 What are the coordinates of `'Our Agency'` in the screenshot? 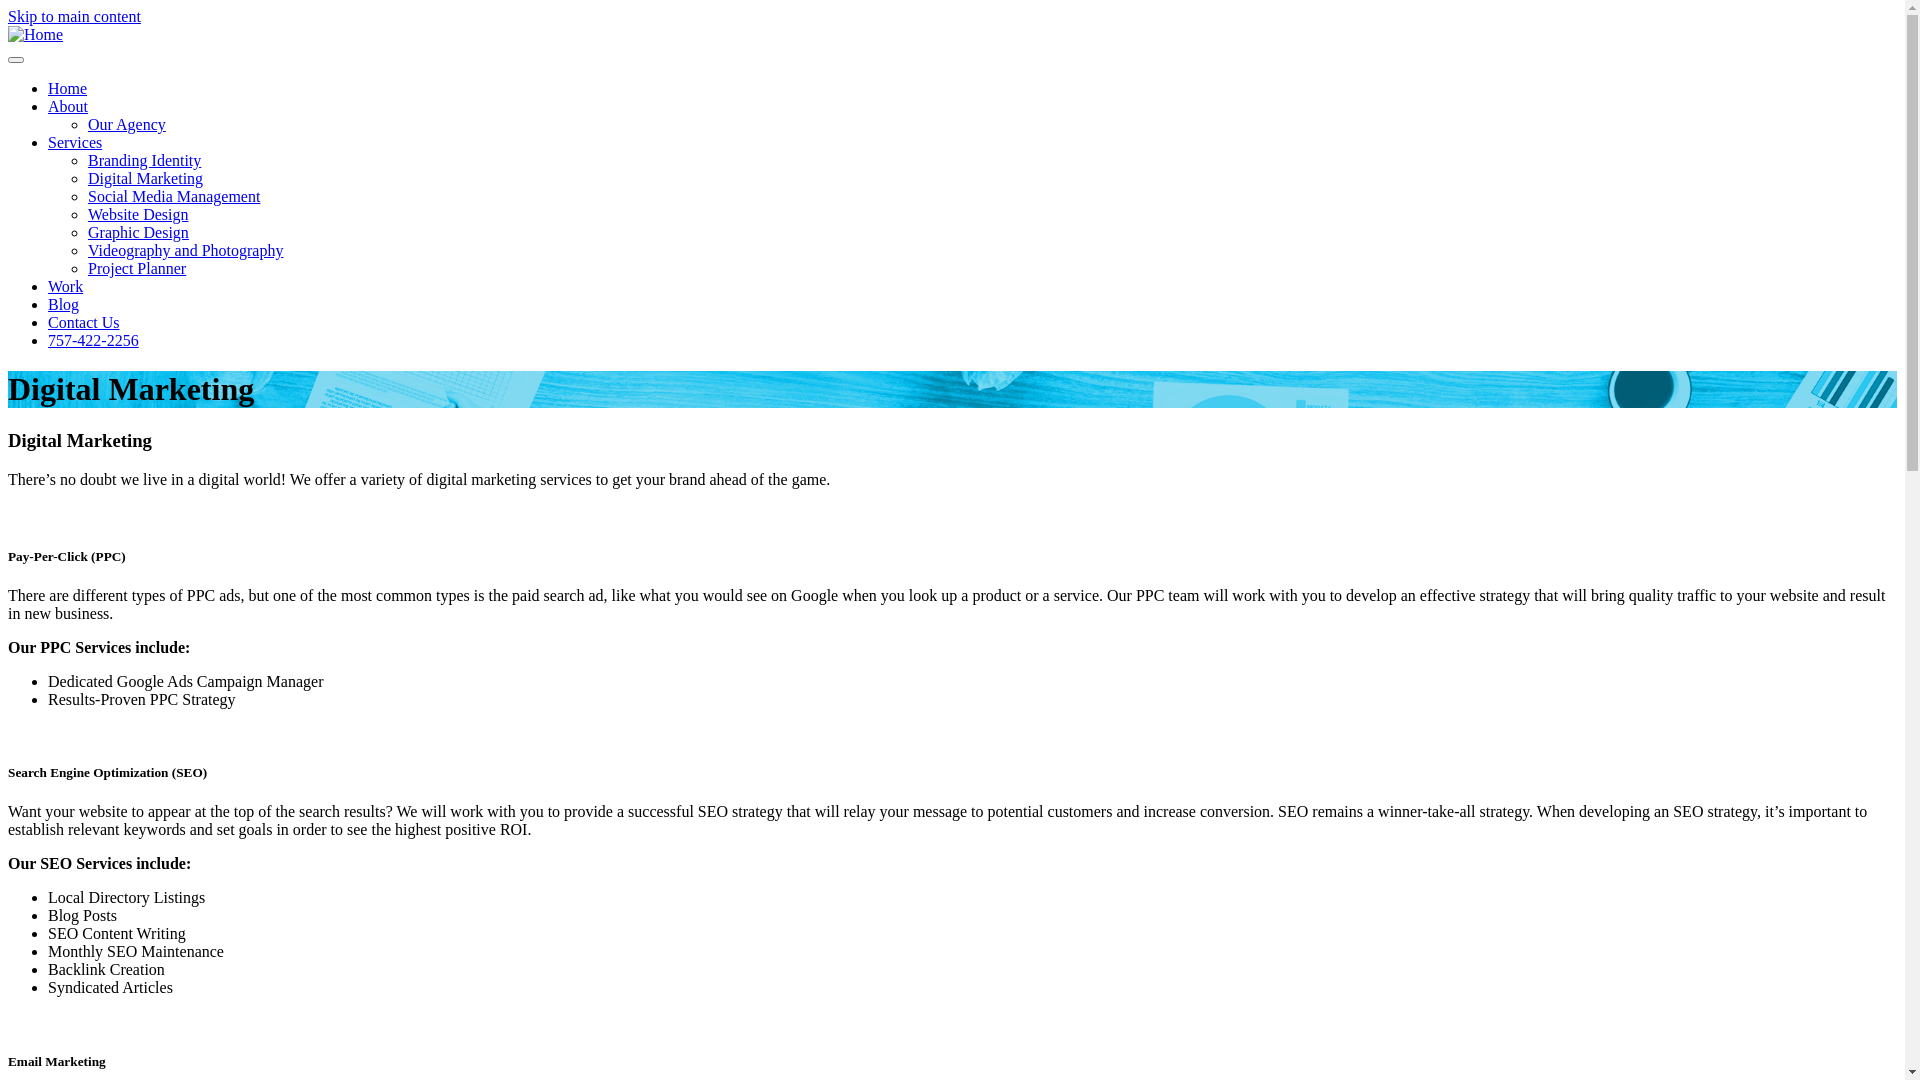 It's located at (125, 124).